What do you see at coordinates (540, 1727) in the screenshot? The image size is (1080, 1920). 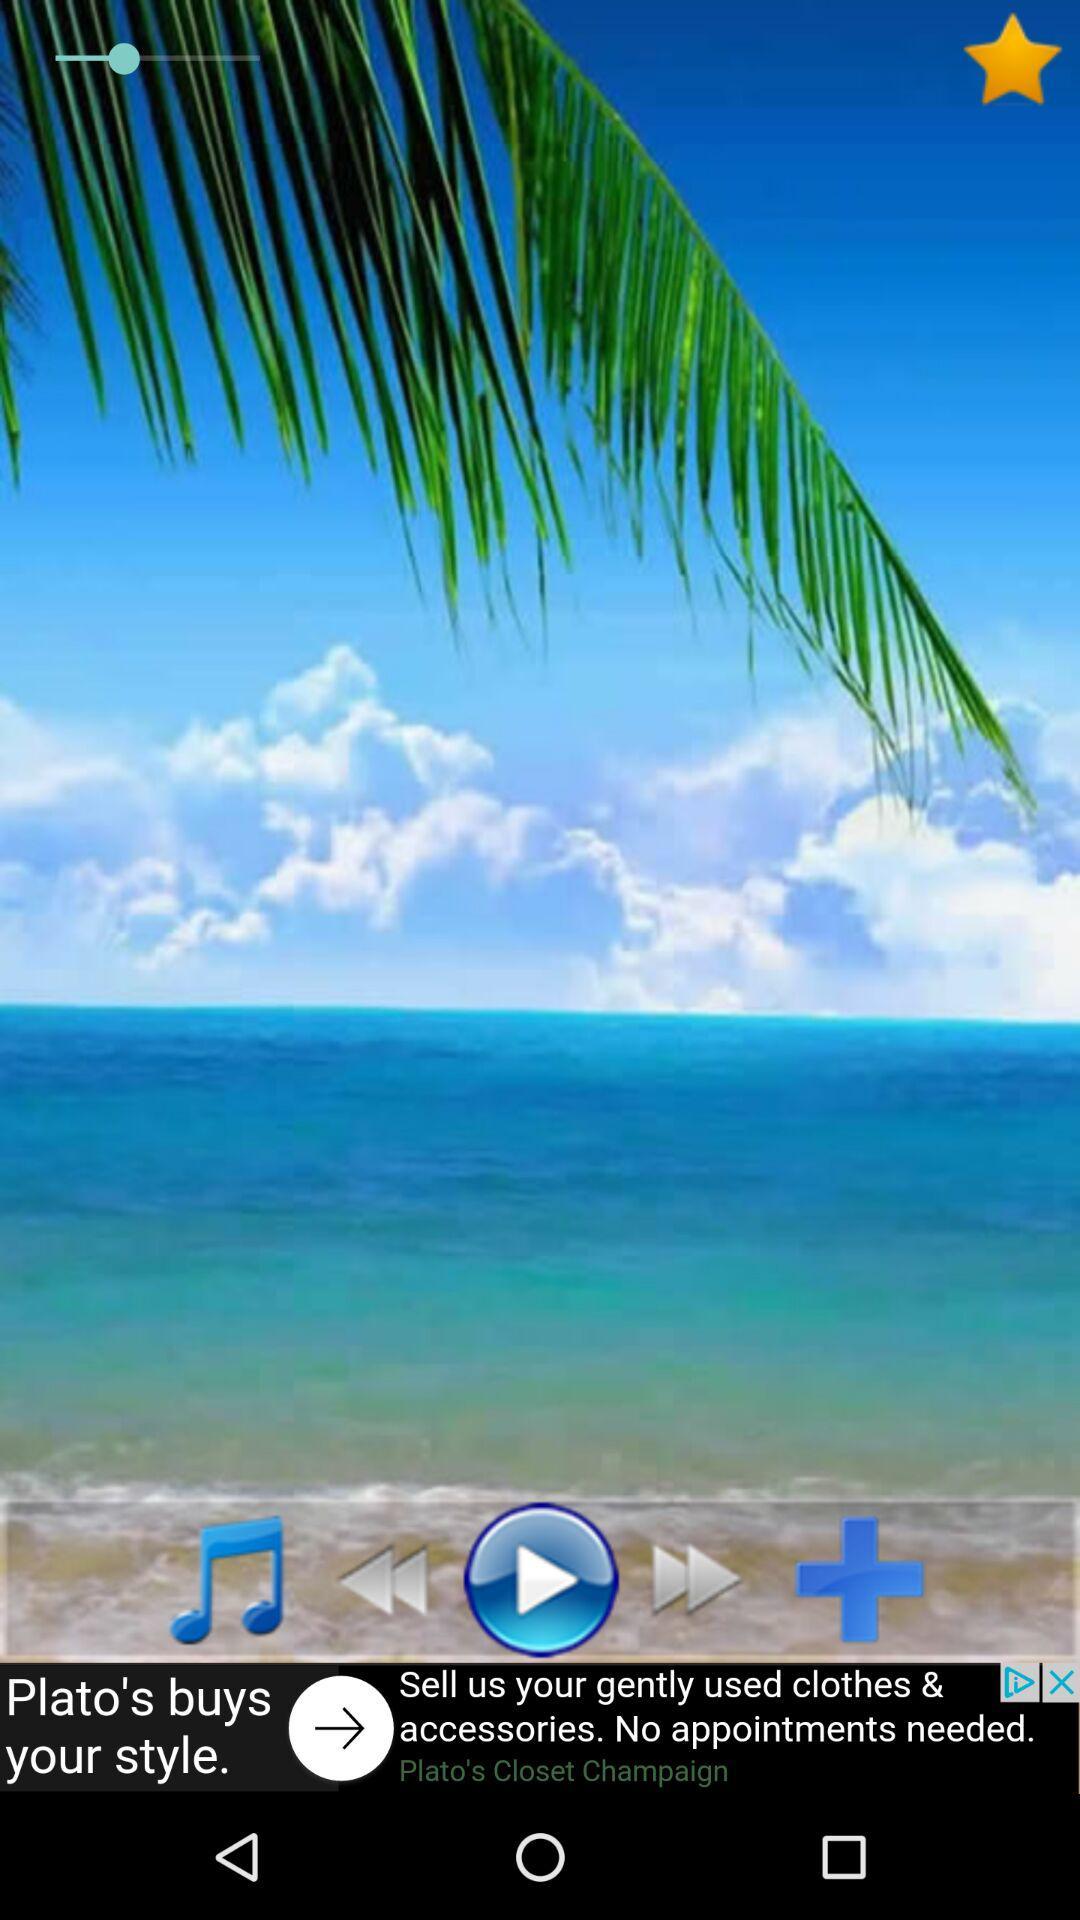 I see `advertisement` at bounding box center [540, 1727].